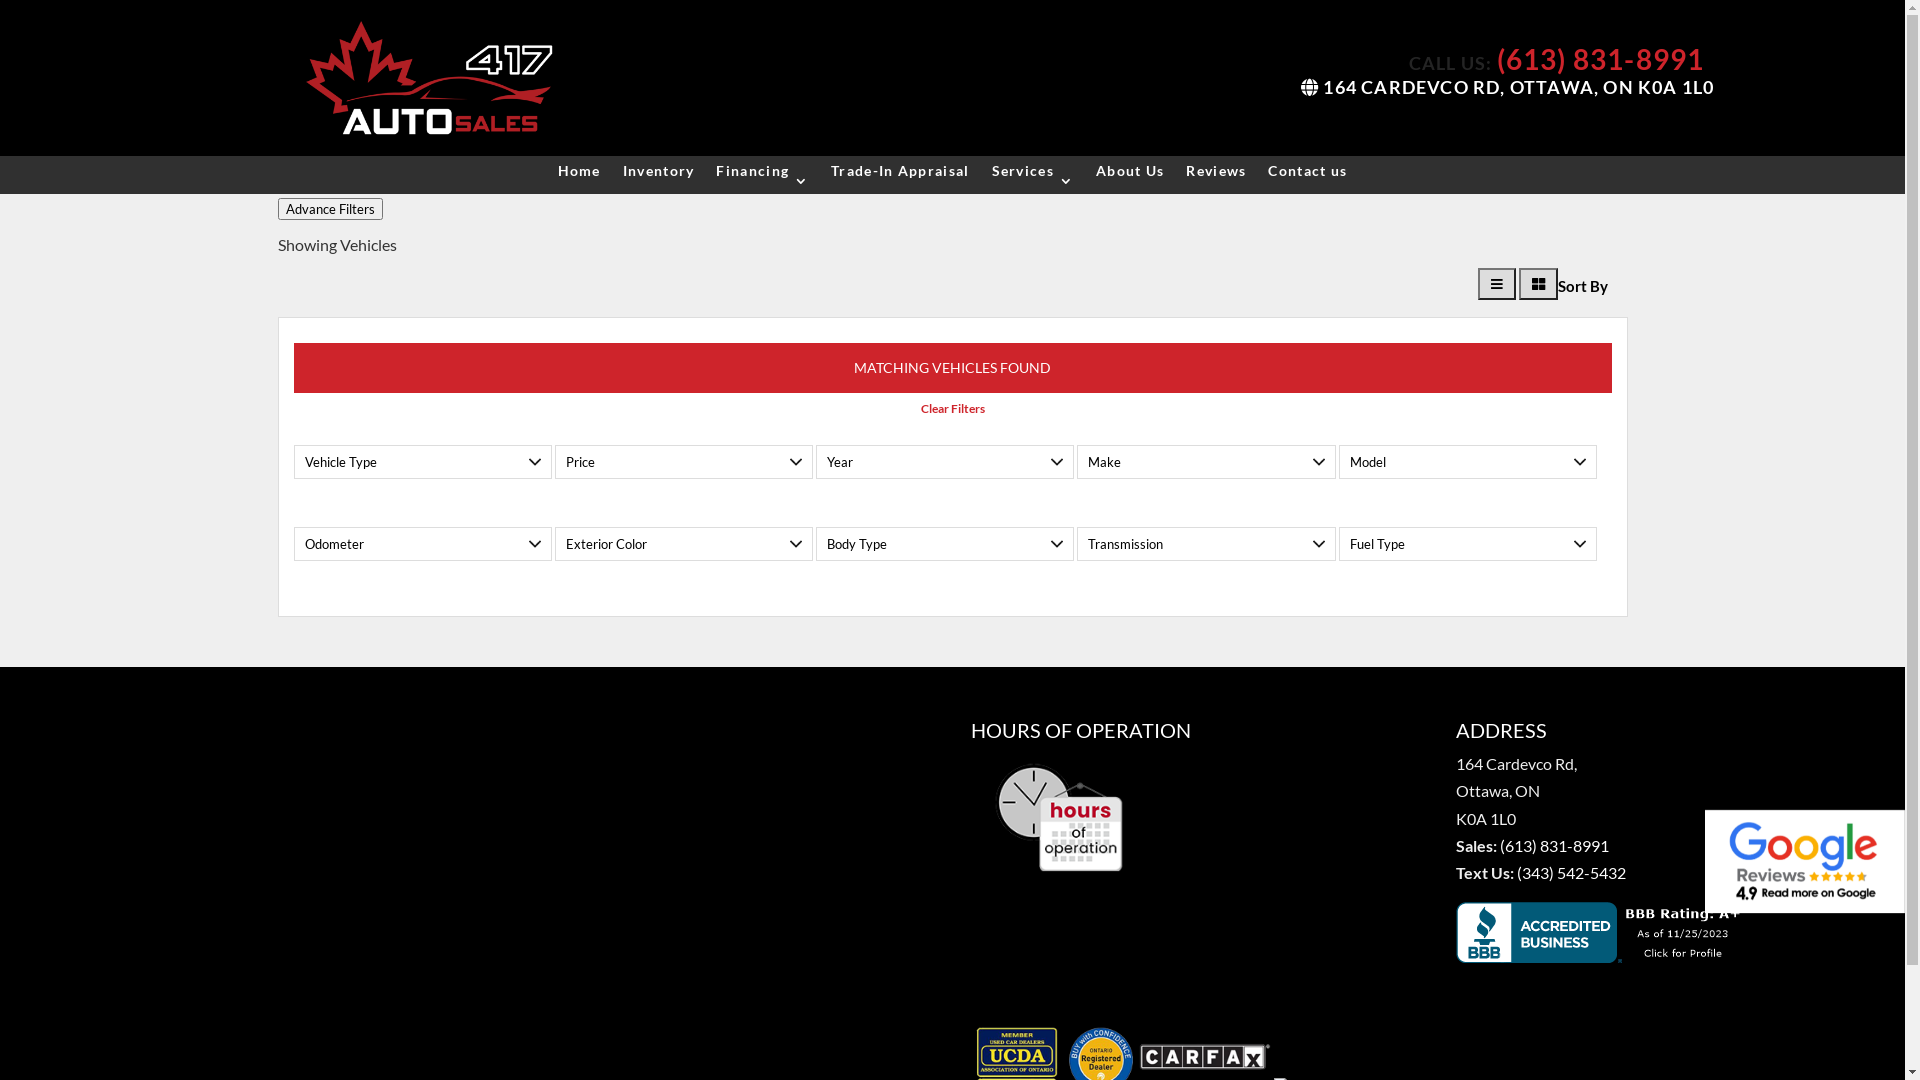 The height and width of the screenshot is (1080, 1920). Describe the element at coordinates (1339, 462) in the screenshot. I see `'Model'` at that location.